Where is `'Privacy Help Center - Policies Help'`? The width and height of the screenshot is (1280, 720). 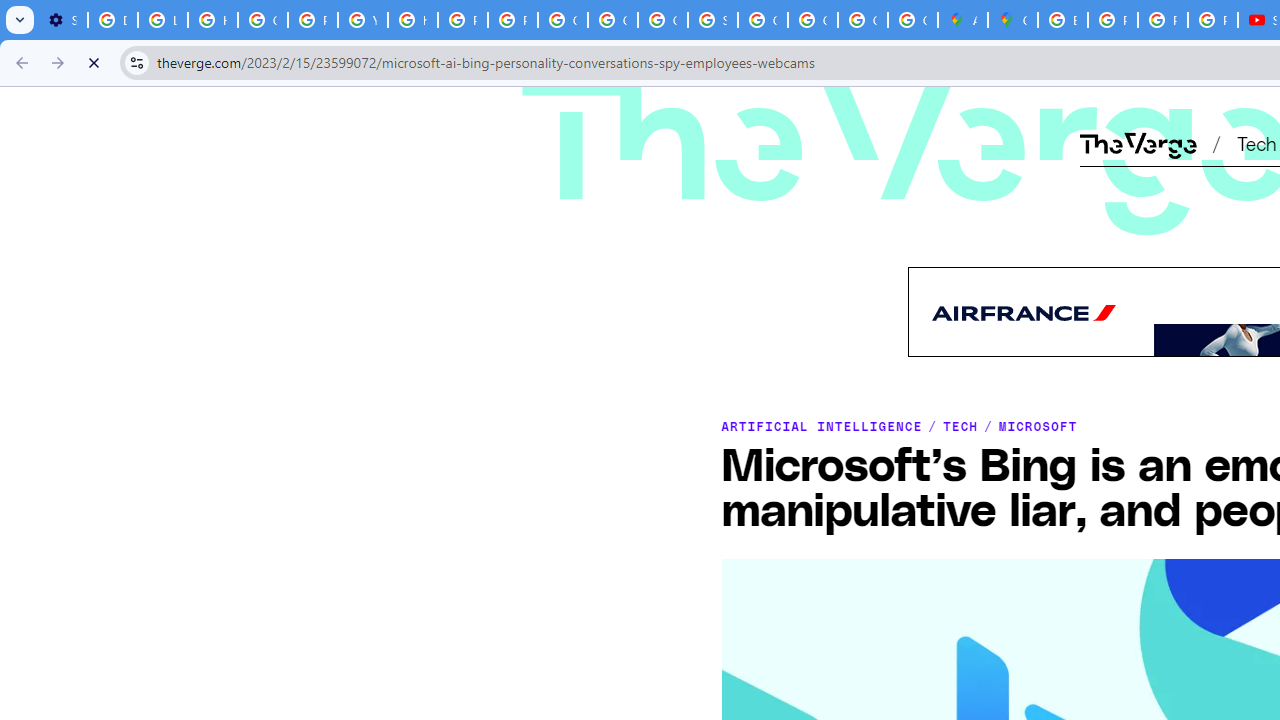
'Privacy Help Center - Policies Help' is located at coordinates (1162, 20).